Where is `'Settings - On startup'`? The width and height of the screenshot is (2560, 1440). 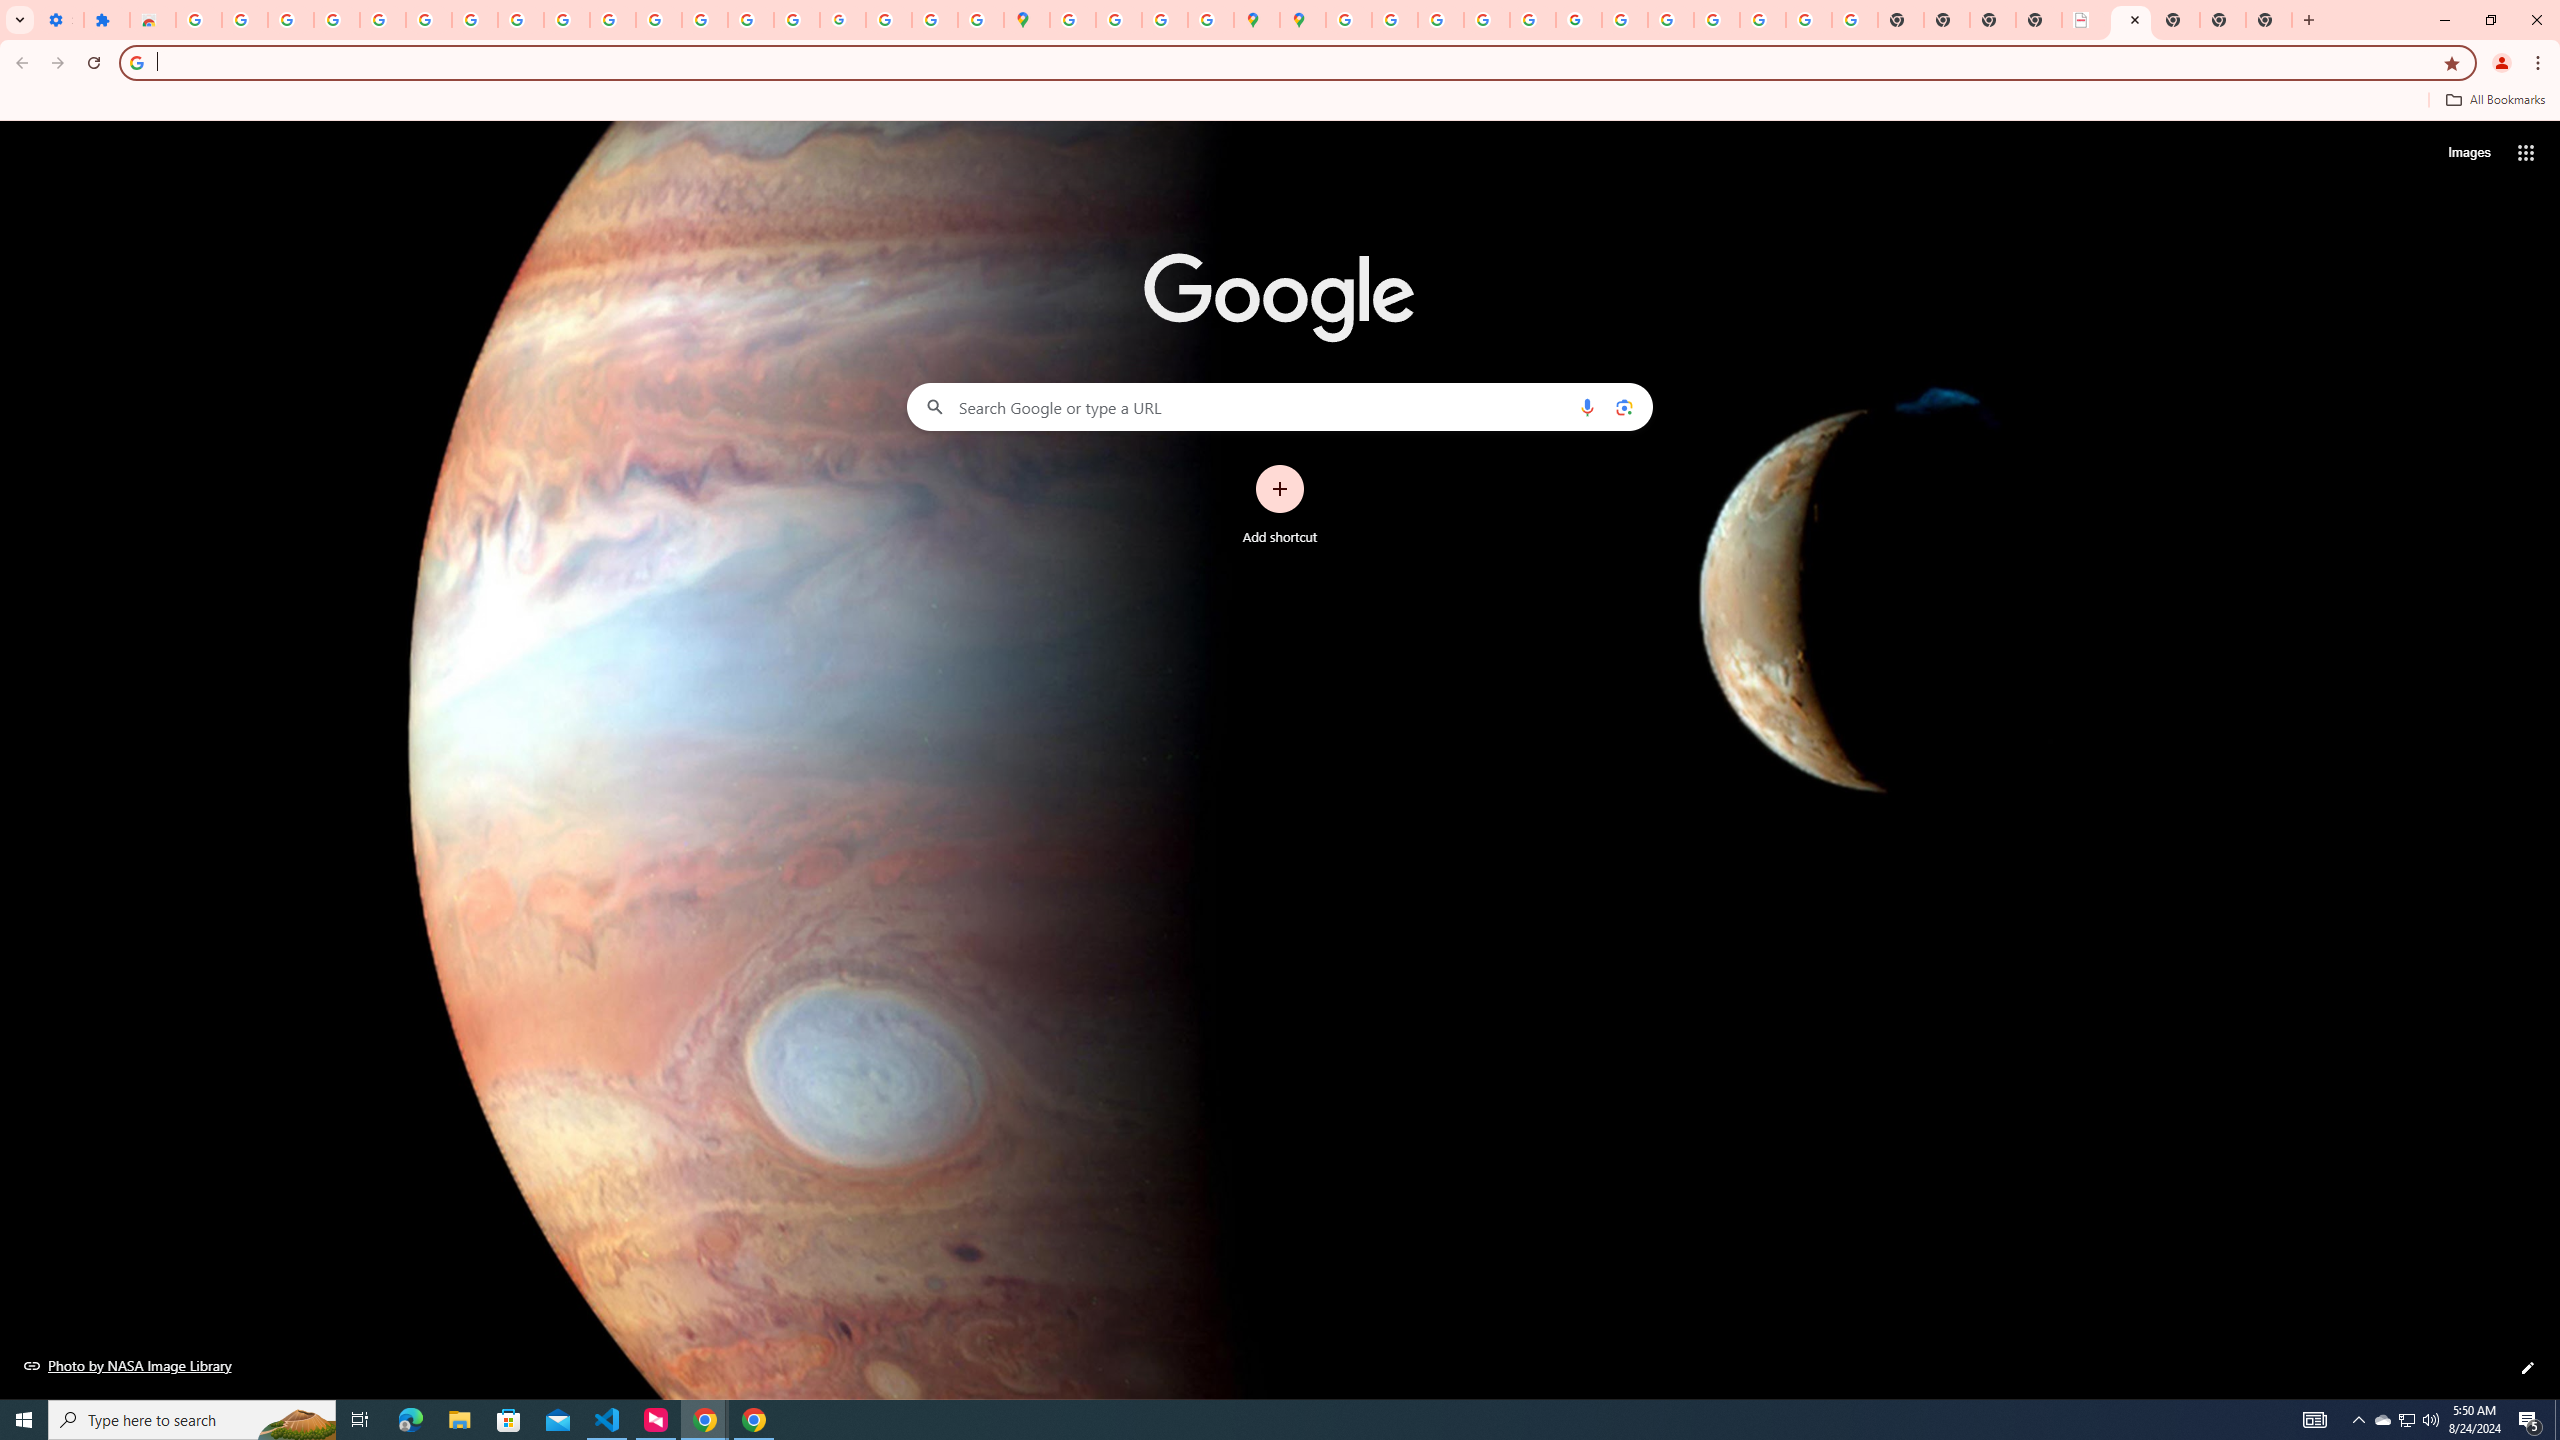
'Settings - On startup' is located at coordinates (60, 19).